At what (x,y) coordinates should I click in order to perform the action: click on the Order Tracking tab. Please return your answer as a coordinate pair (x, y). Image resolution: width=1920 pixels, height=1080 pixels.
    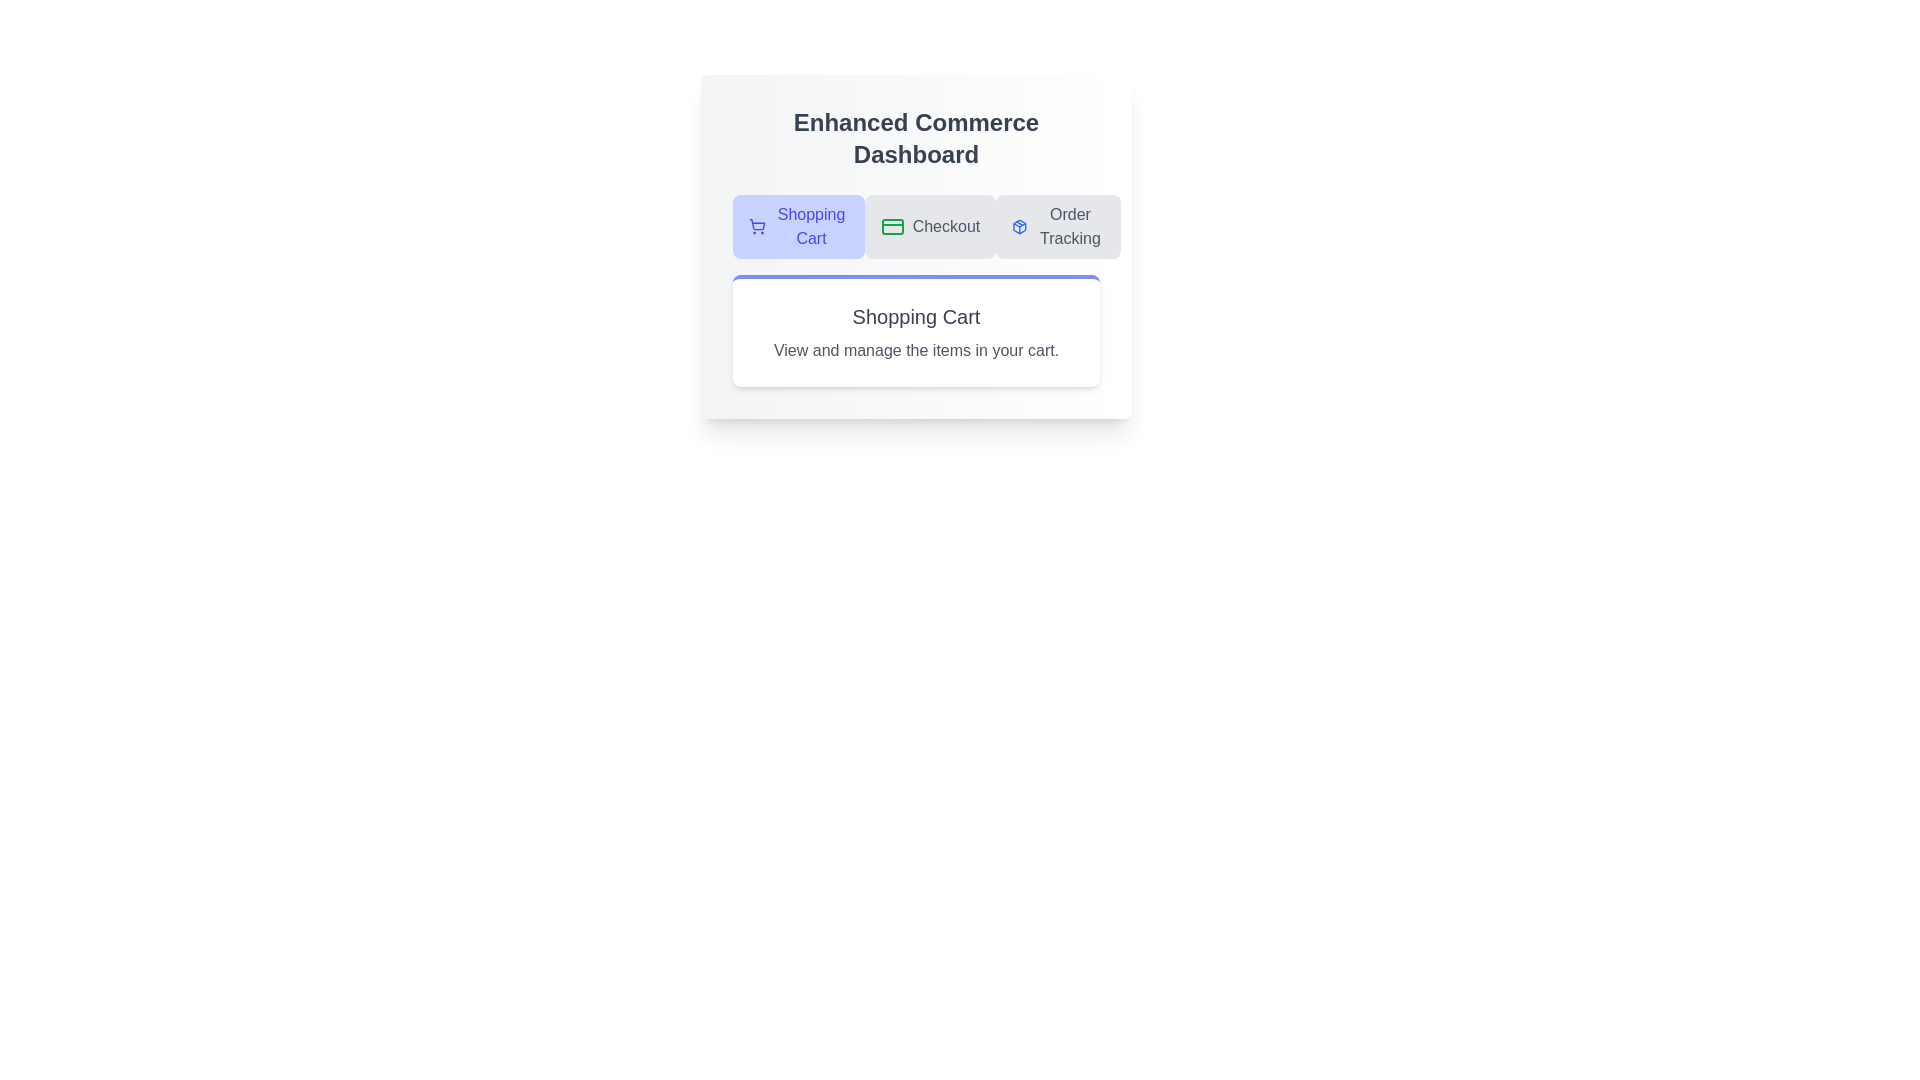
    Looking at the image, I should click on (1057, 226).